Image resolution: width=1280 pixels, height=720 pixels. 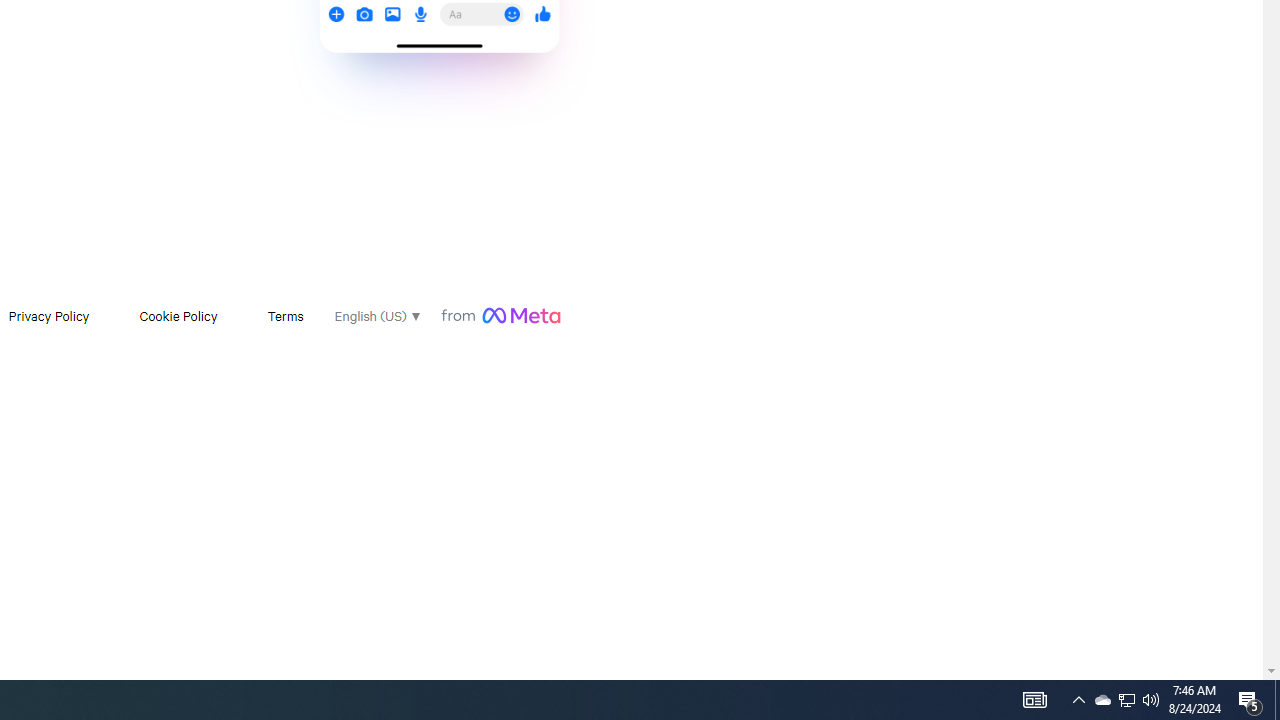 I want to click on 'Cookie Policy', so click(x=178, y=315).